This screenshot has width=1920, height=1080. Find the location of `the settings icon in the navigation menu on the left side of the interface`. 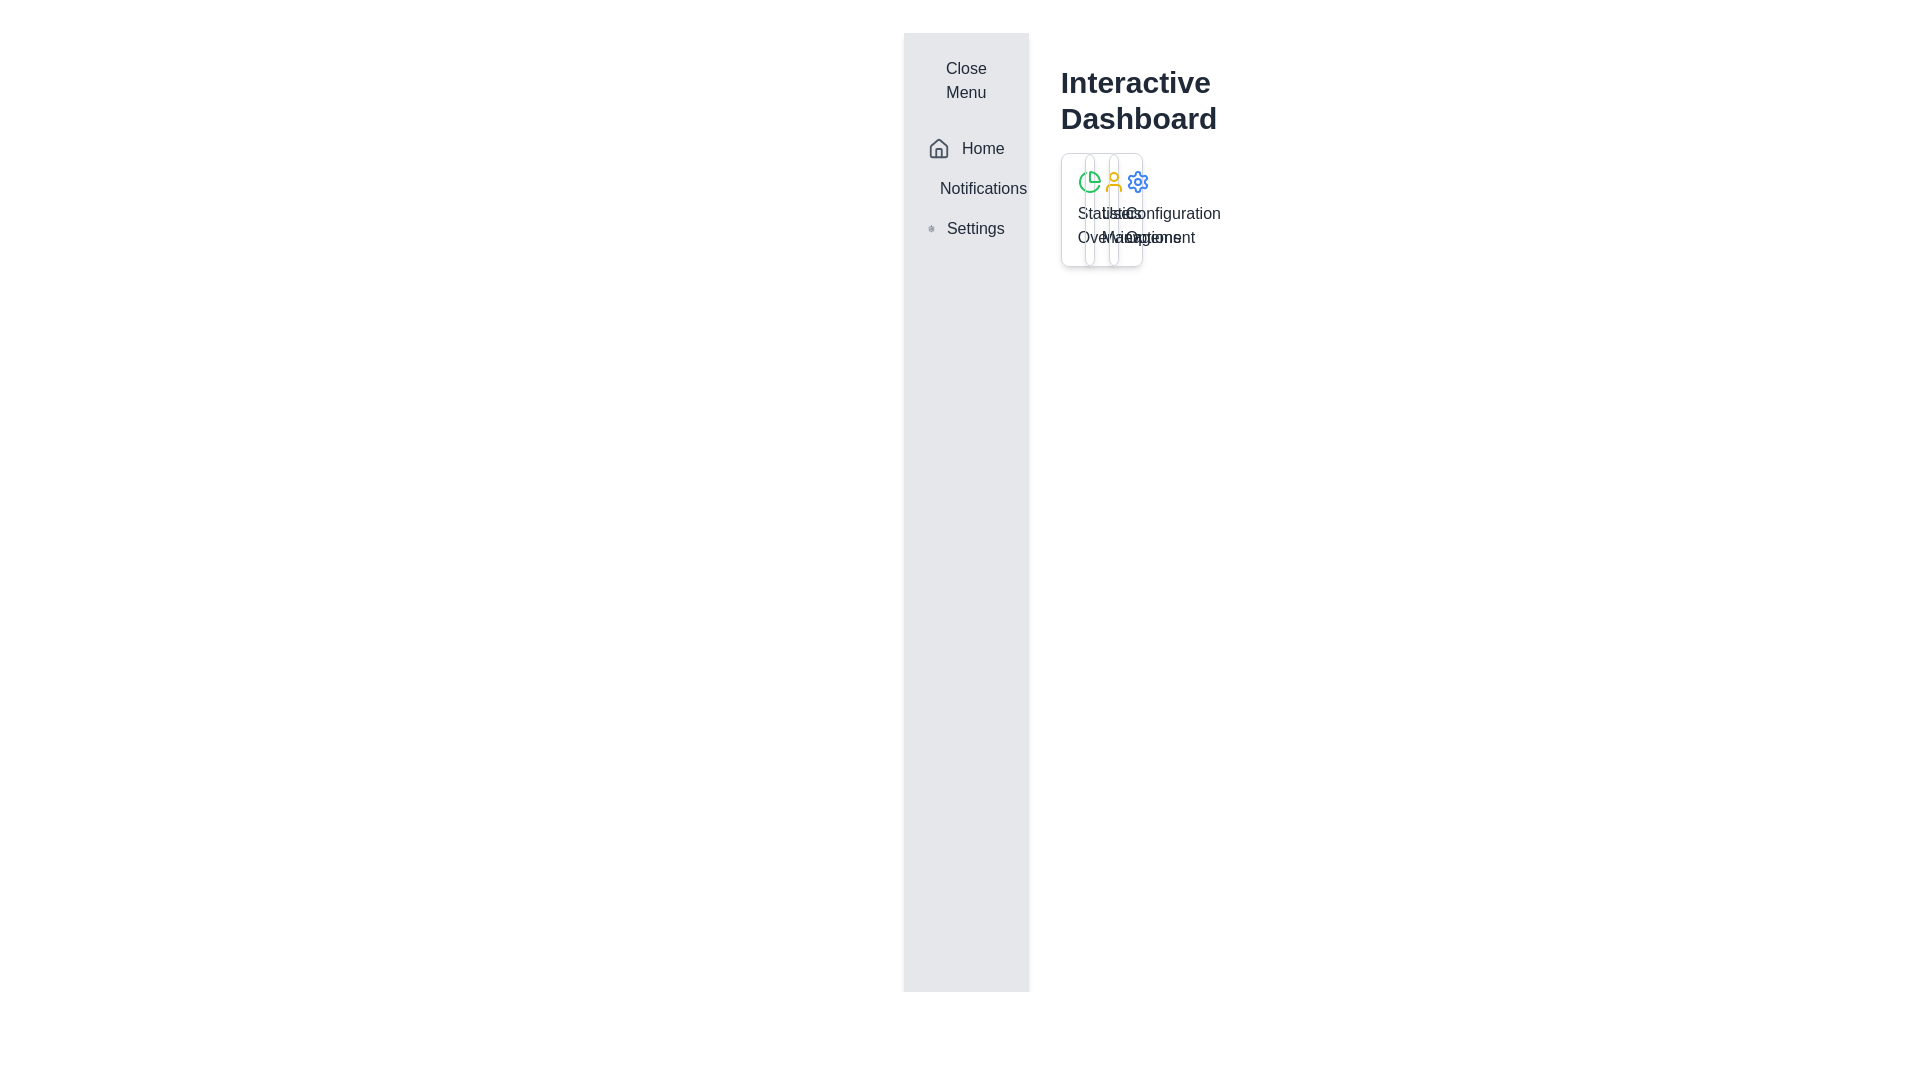

the settings icon in the navigation menu on the left side of the interface is located at coordinates (930, 227).